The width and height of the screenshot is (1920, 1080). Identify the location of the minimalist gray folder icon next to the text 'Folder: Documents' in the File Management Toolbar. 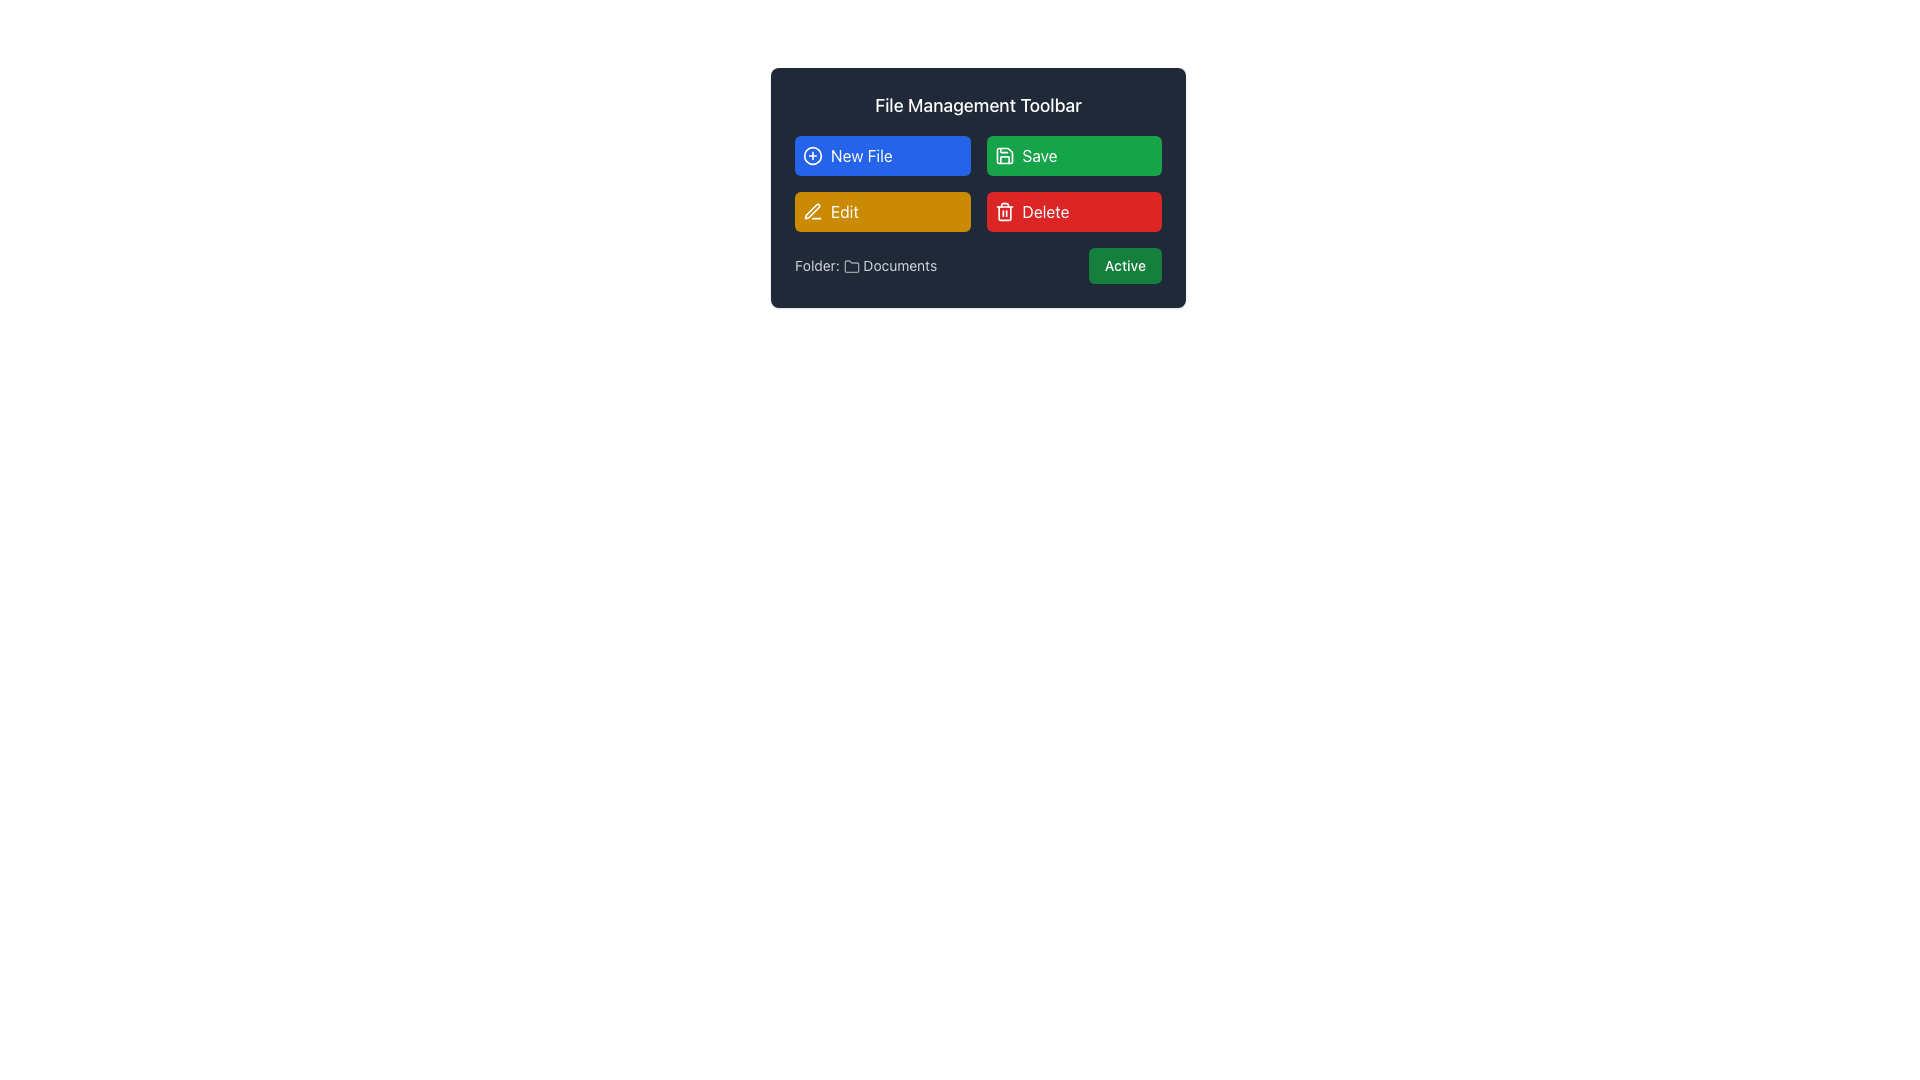
(851, 266).